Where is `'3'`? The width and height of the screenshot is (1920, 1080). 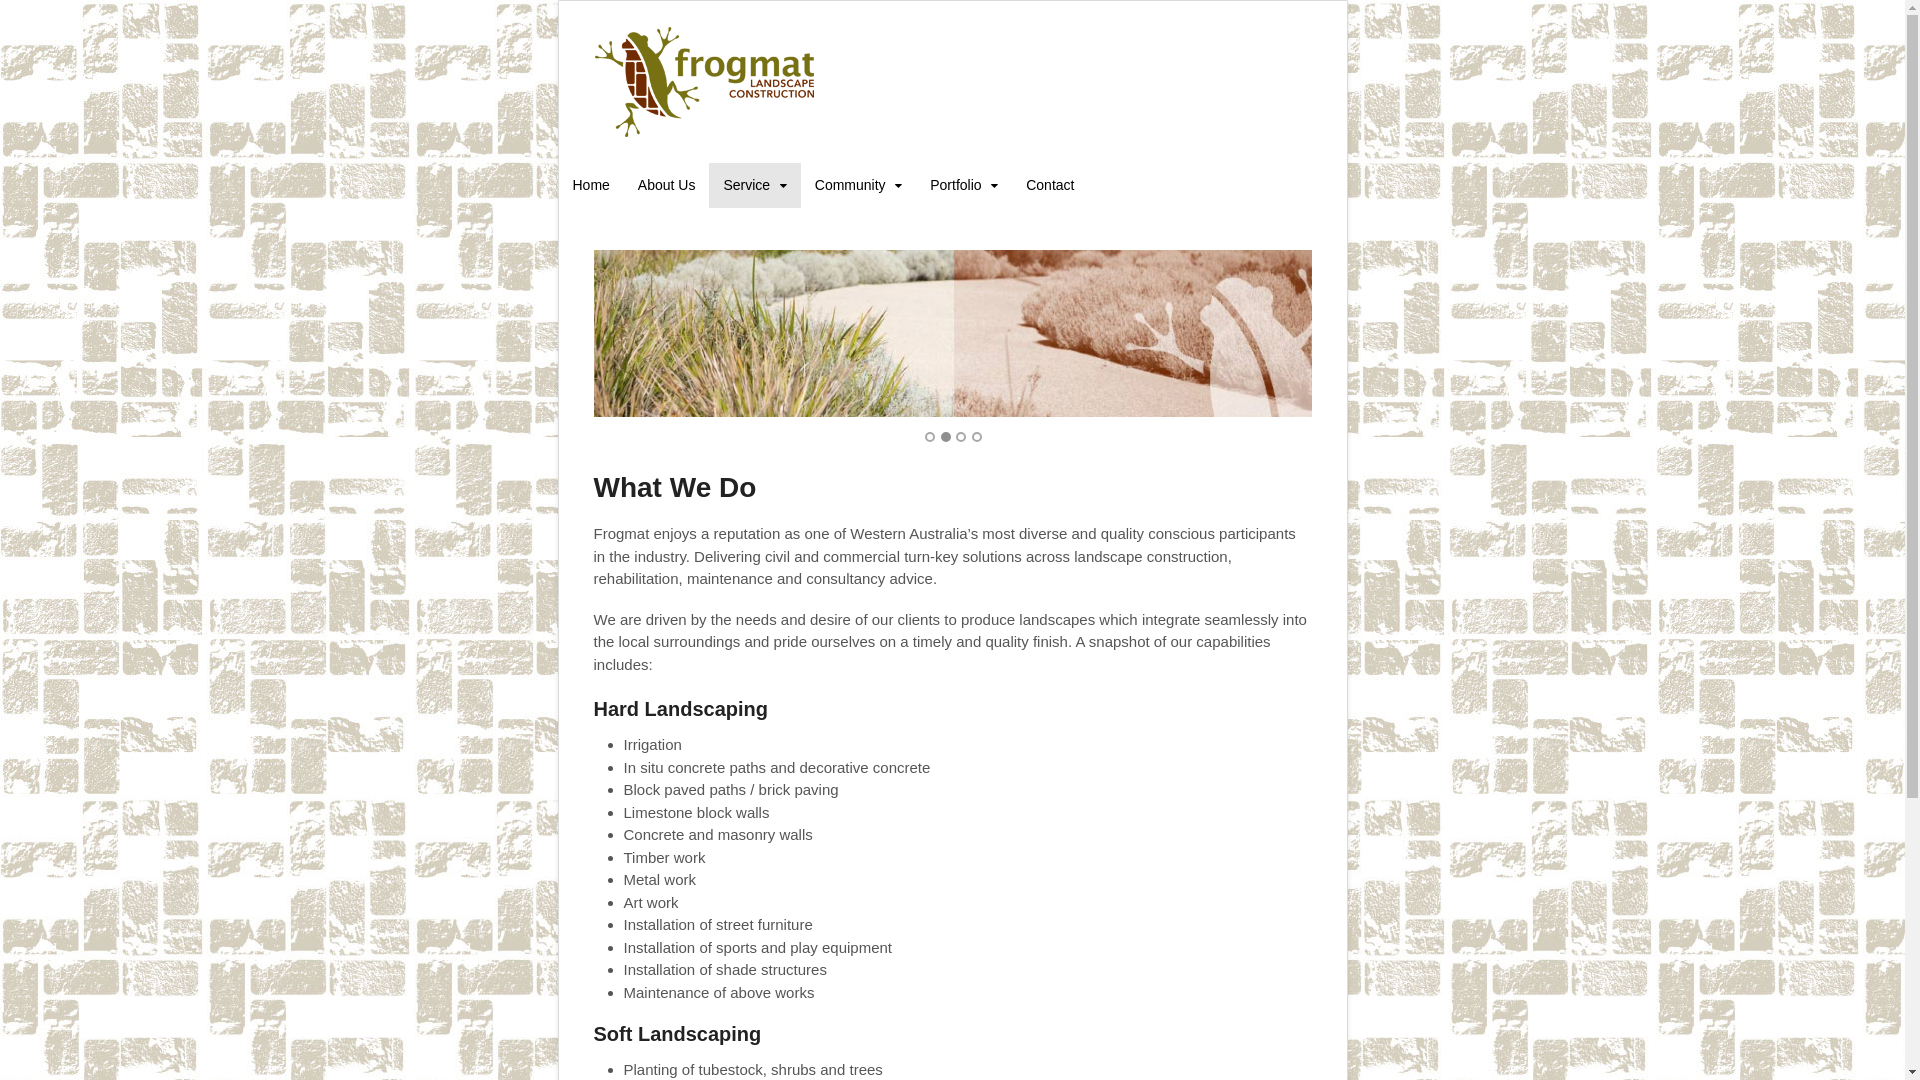 '3' is located at coordinates (954, 435).